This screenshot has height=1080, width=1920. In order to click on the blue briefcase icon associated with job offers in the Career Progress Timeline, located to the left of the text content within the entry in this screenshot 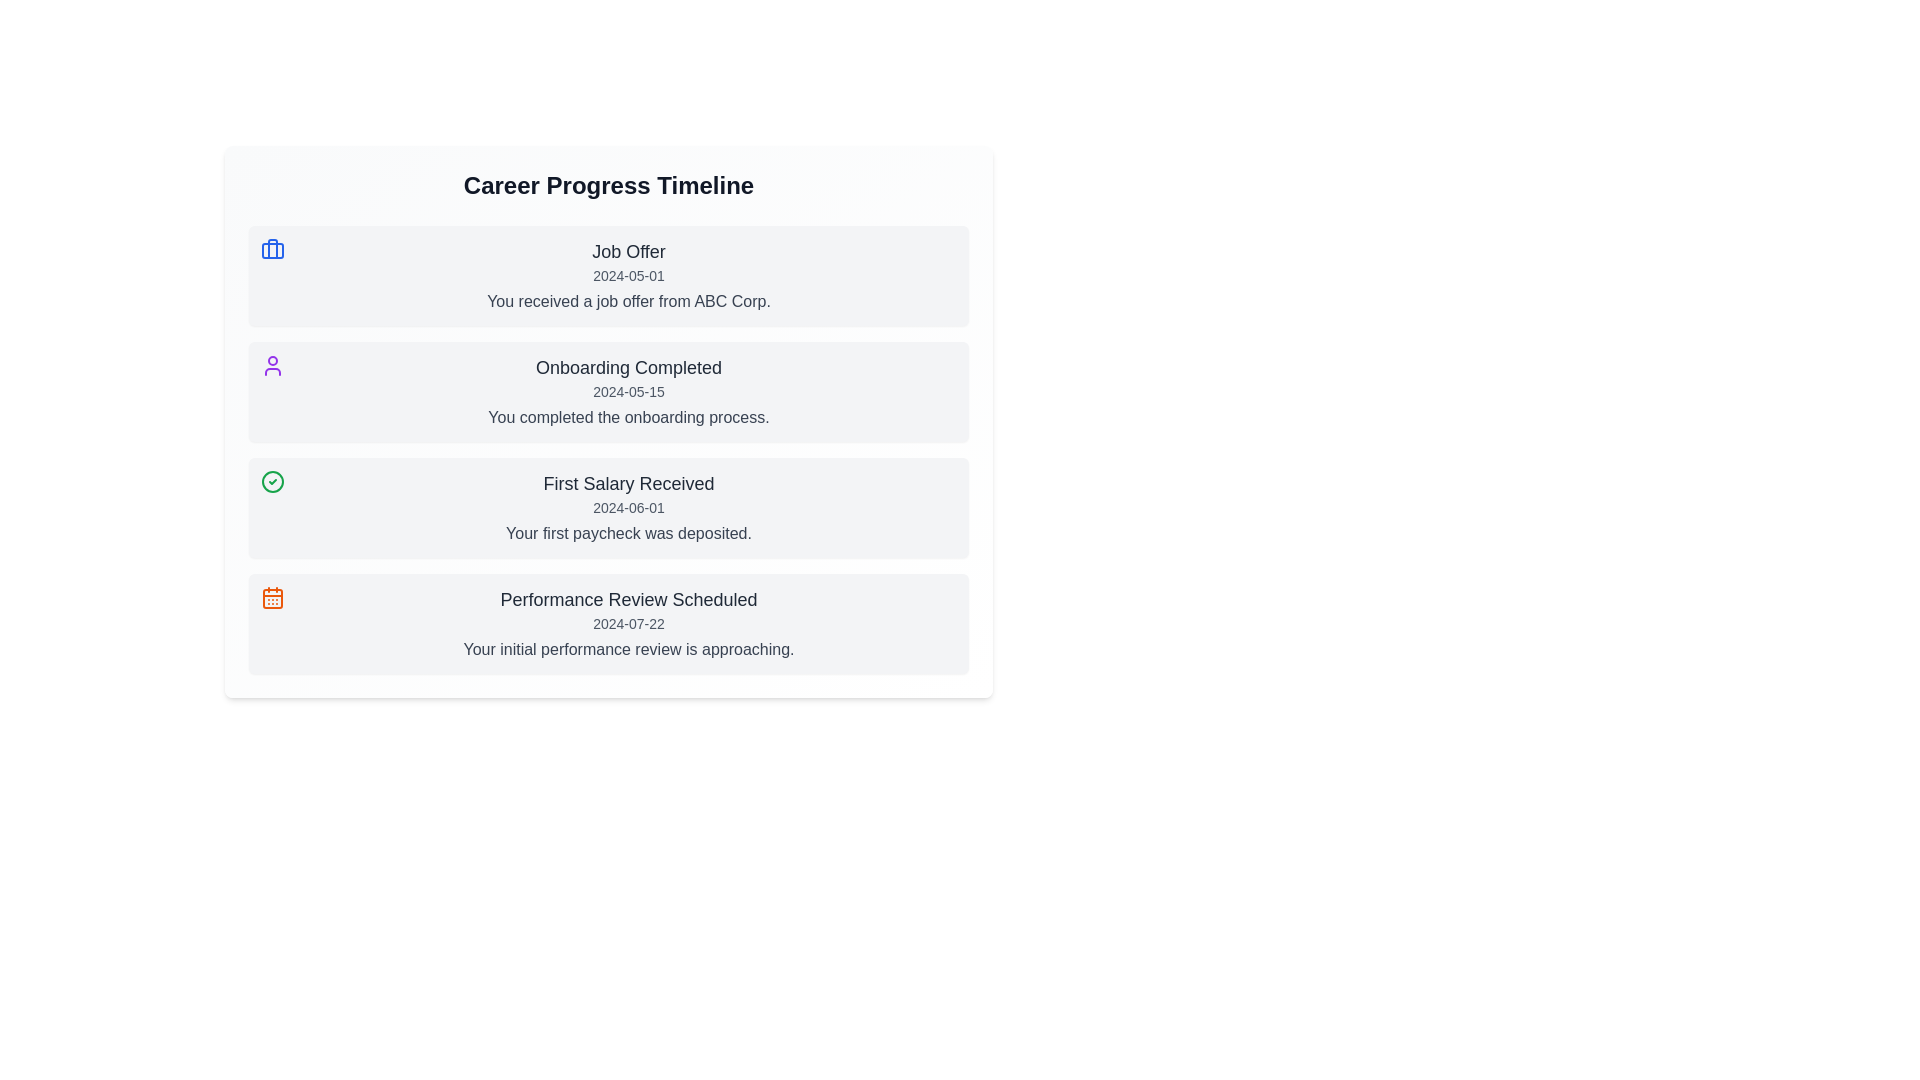, I will do `click(272, 249)`.